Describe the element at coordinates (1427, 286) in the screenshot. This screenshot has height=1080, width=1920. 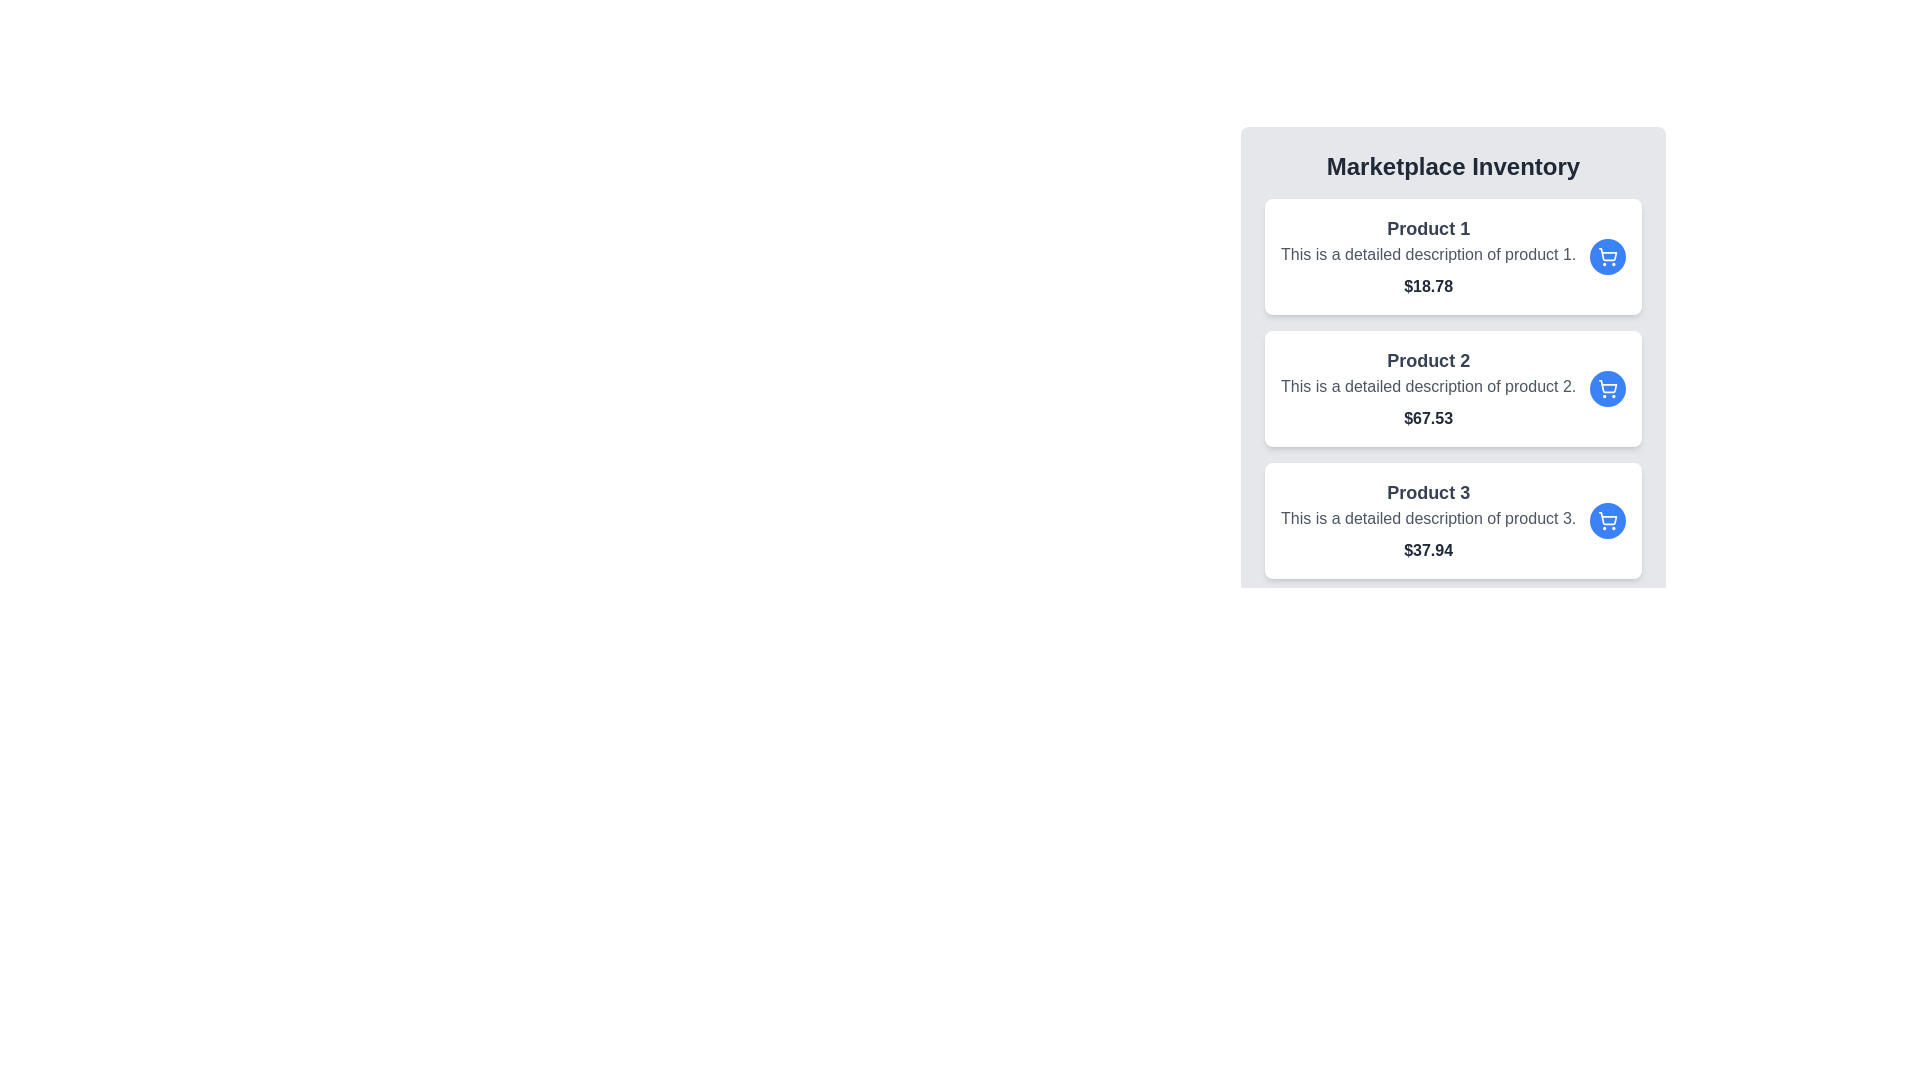
I see `price information displayed in bold gray text as '$18.78', located below the description of product 1 in the UI` at that location.